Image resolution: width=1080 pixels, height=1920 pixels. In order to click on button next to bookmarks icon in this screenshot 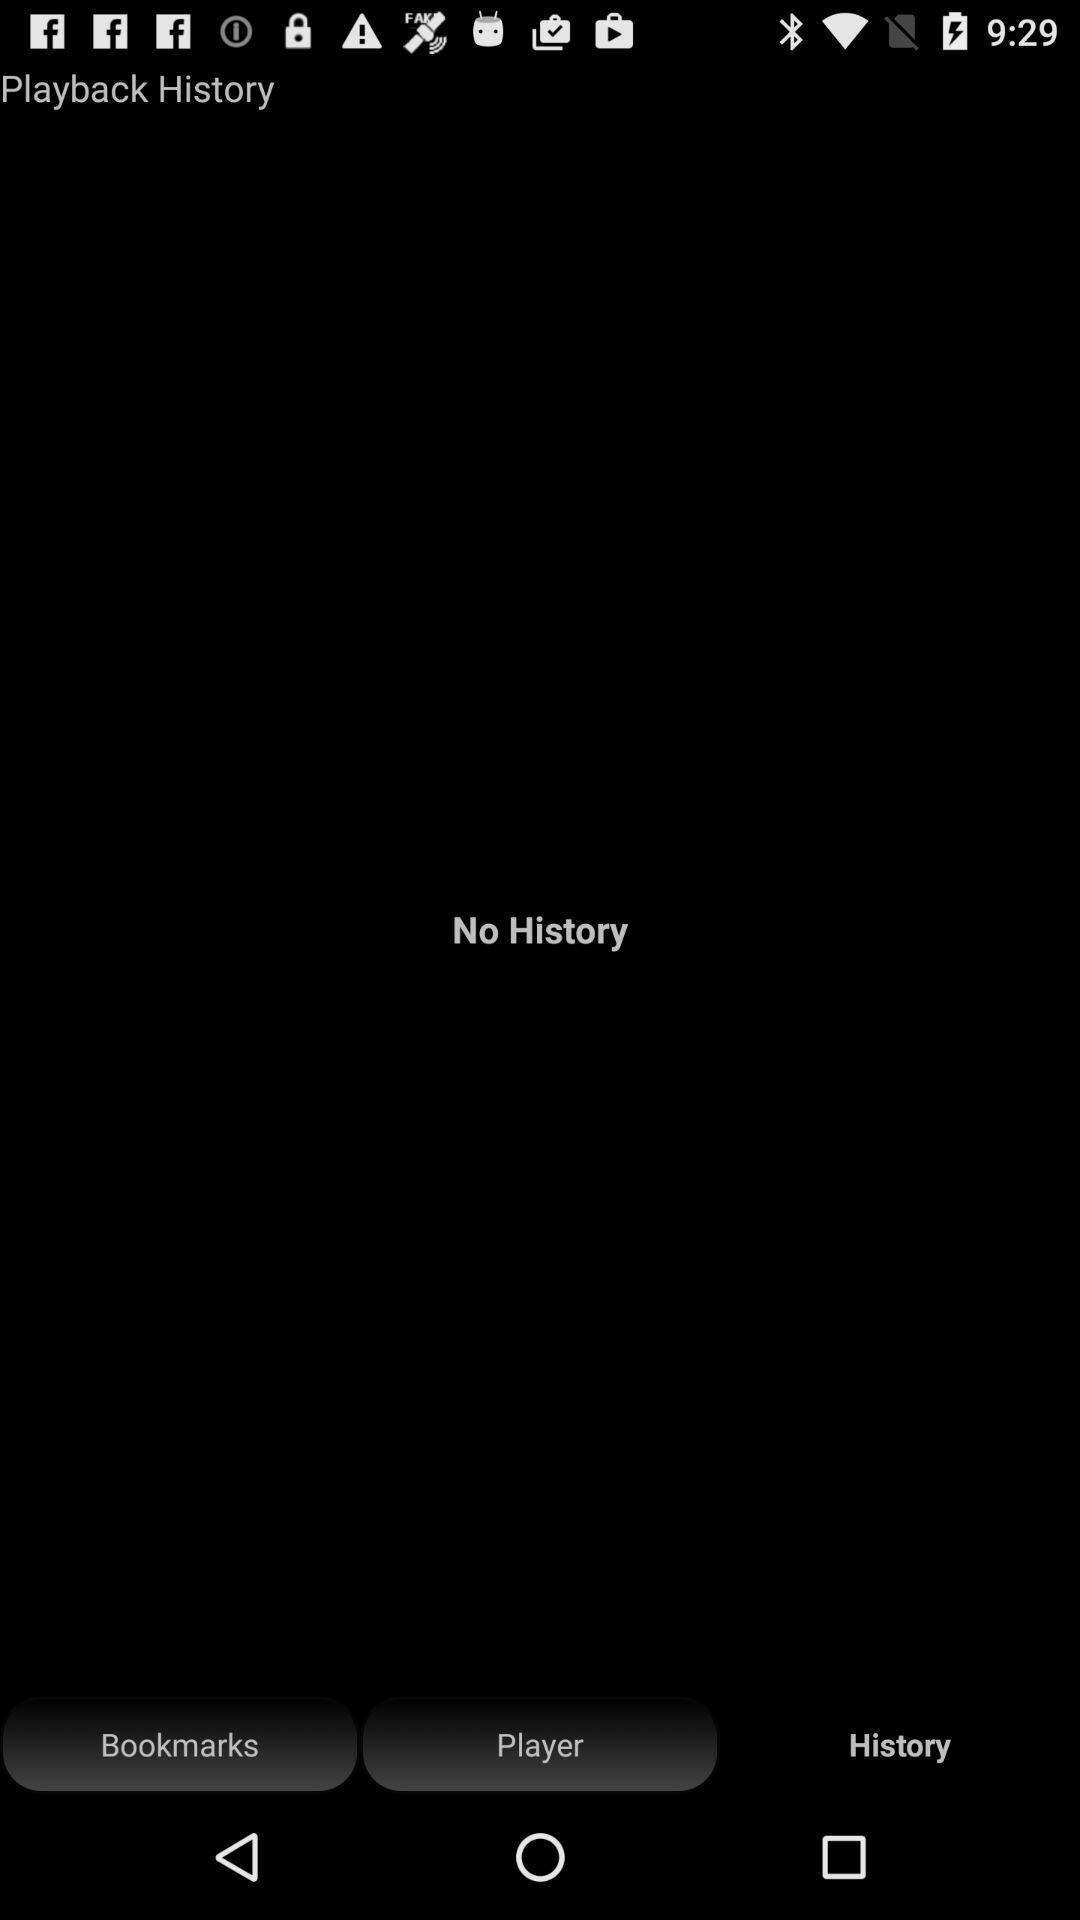, I will do `click(540, 1744)`.